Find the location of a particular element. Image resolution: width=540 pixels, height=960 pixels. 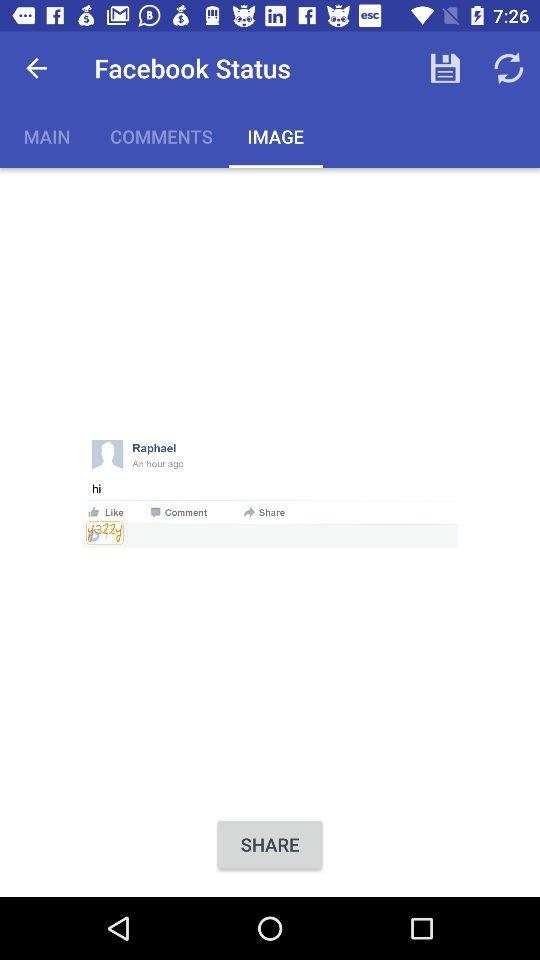

the app next to the facebook status item is located at coordinates (445, 68).